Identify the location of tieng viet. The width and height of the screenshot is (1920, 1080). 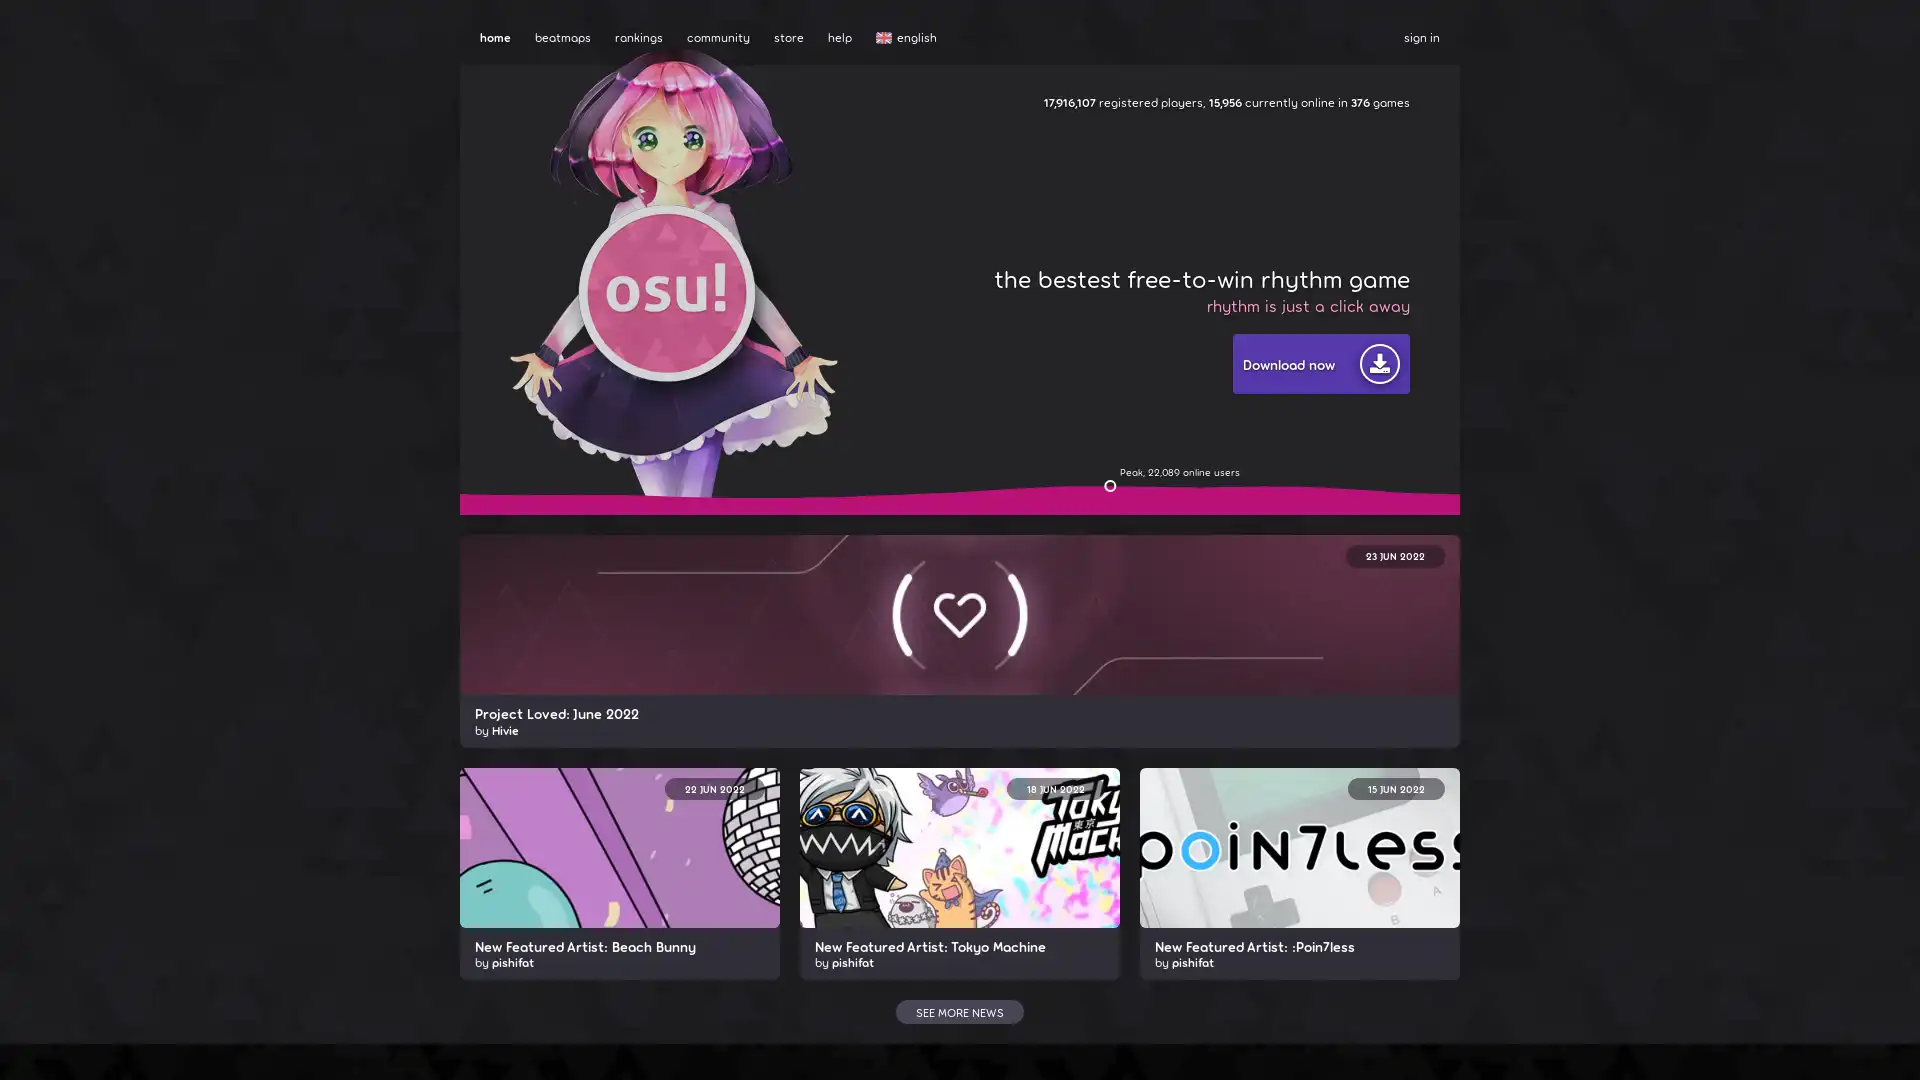
(935, 771).